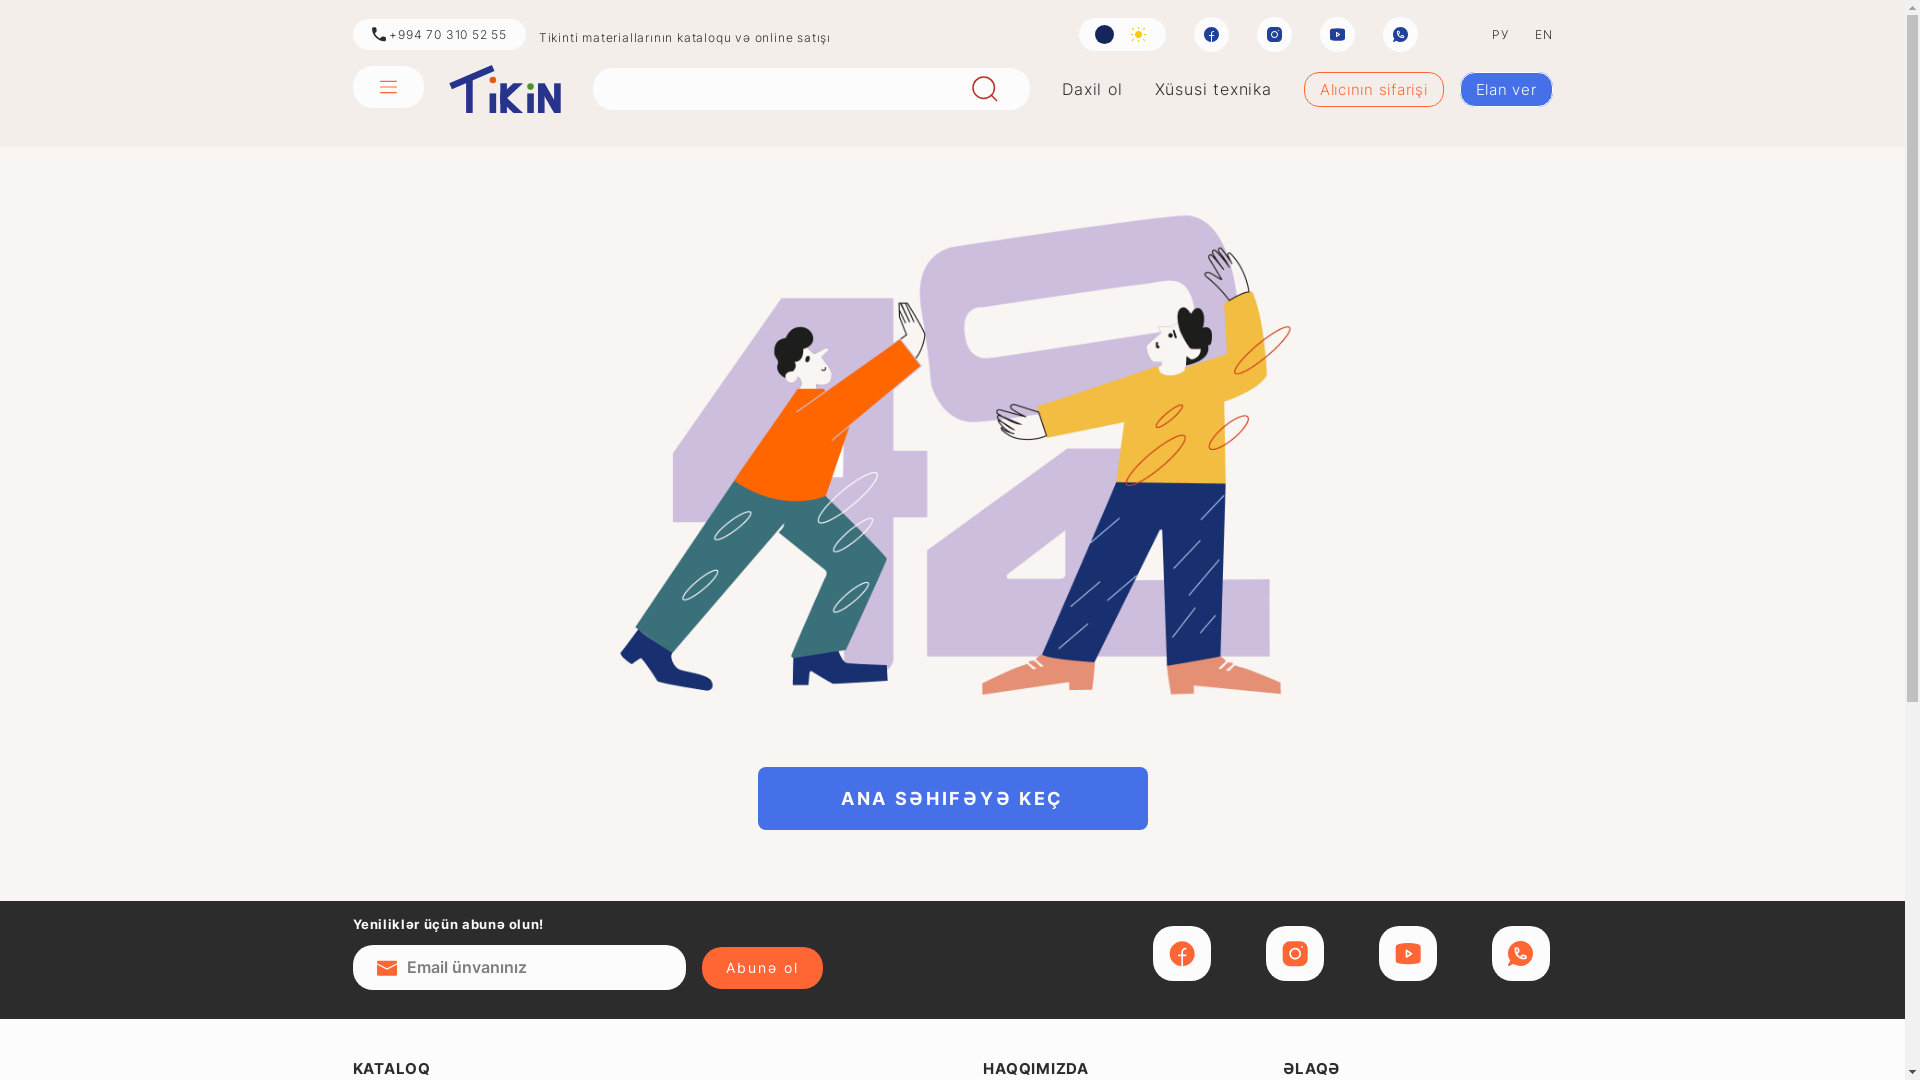 Image resolution: width=1920 pixels, height=1080 pixels. Describe the element at coordinates (1506, 88) in the screenshot. I see `'Elan ver'` at that location.